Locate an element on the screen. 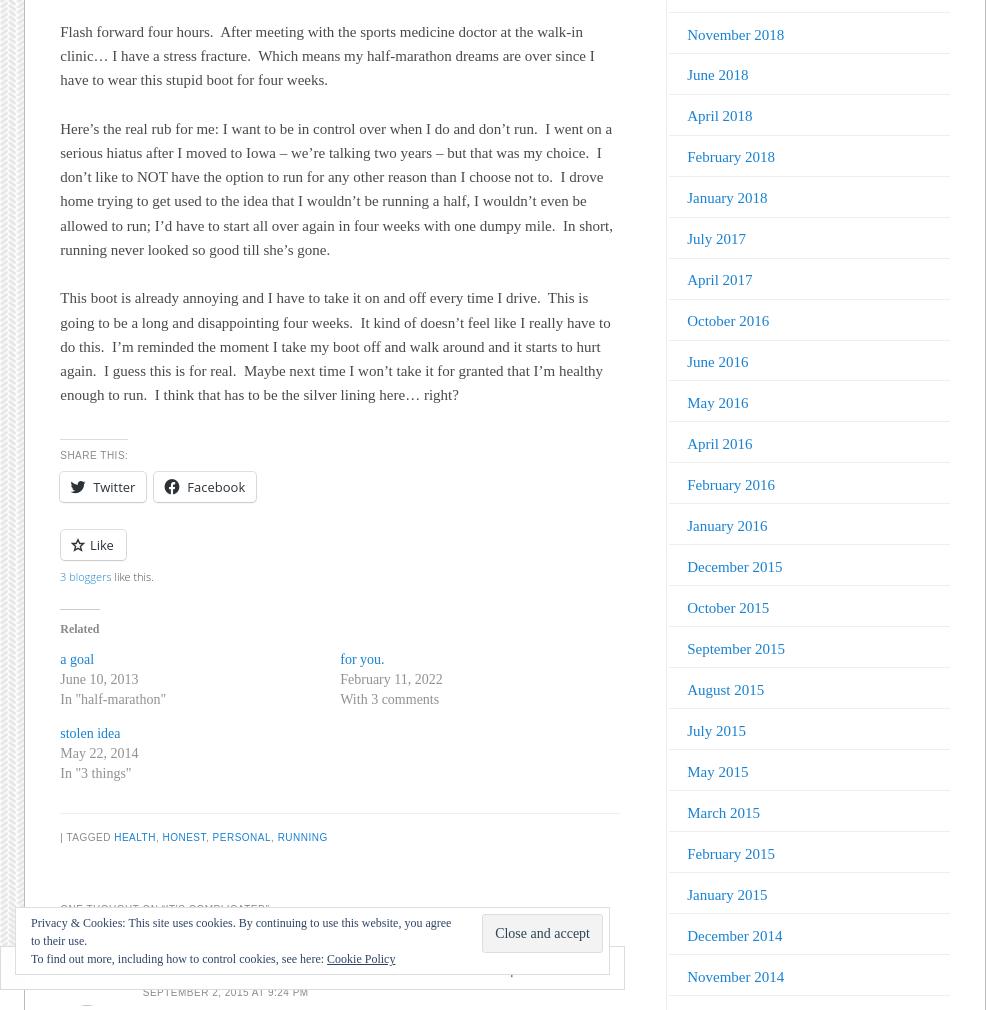 Image resolution: width=986 pixels, height=1010 pixels. 'February 2018' is located at coordinates (730, 155).